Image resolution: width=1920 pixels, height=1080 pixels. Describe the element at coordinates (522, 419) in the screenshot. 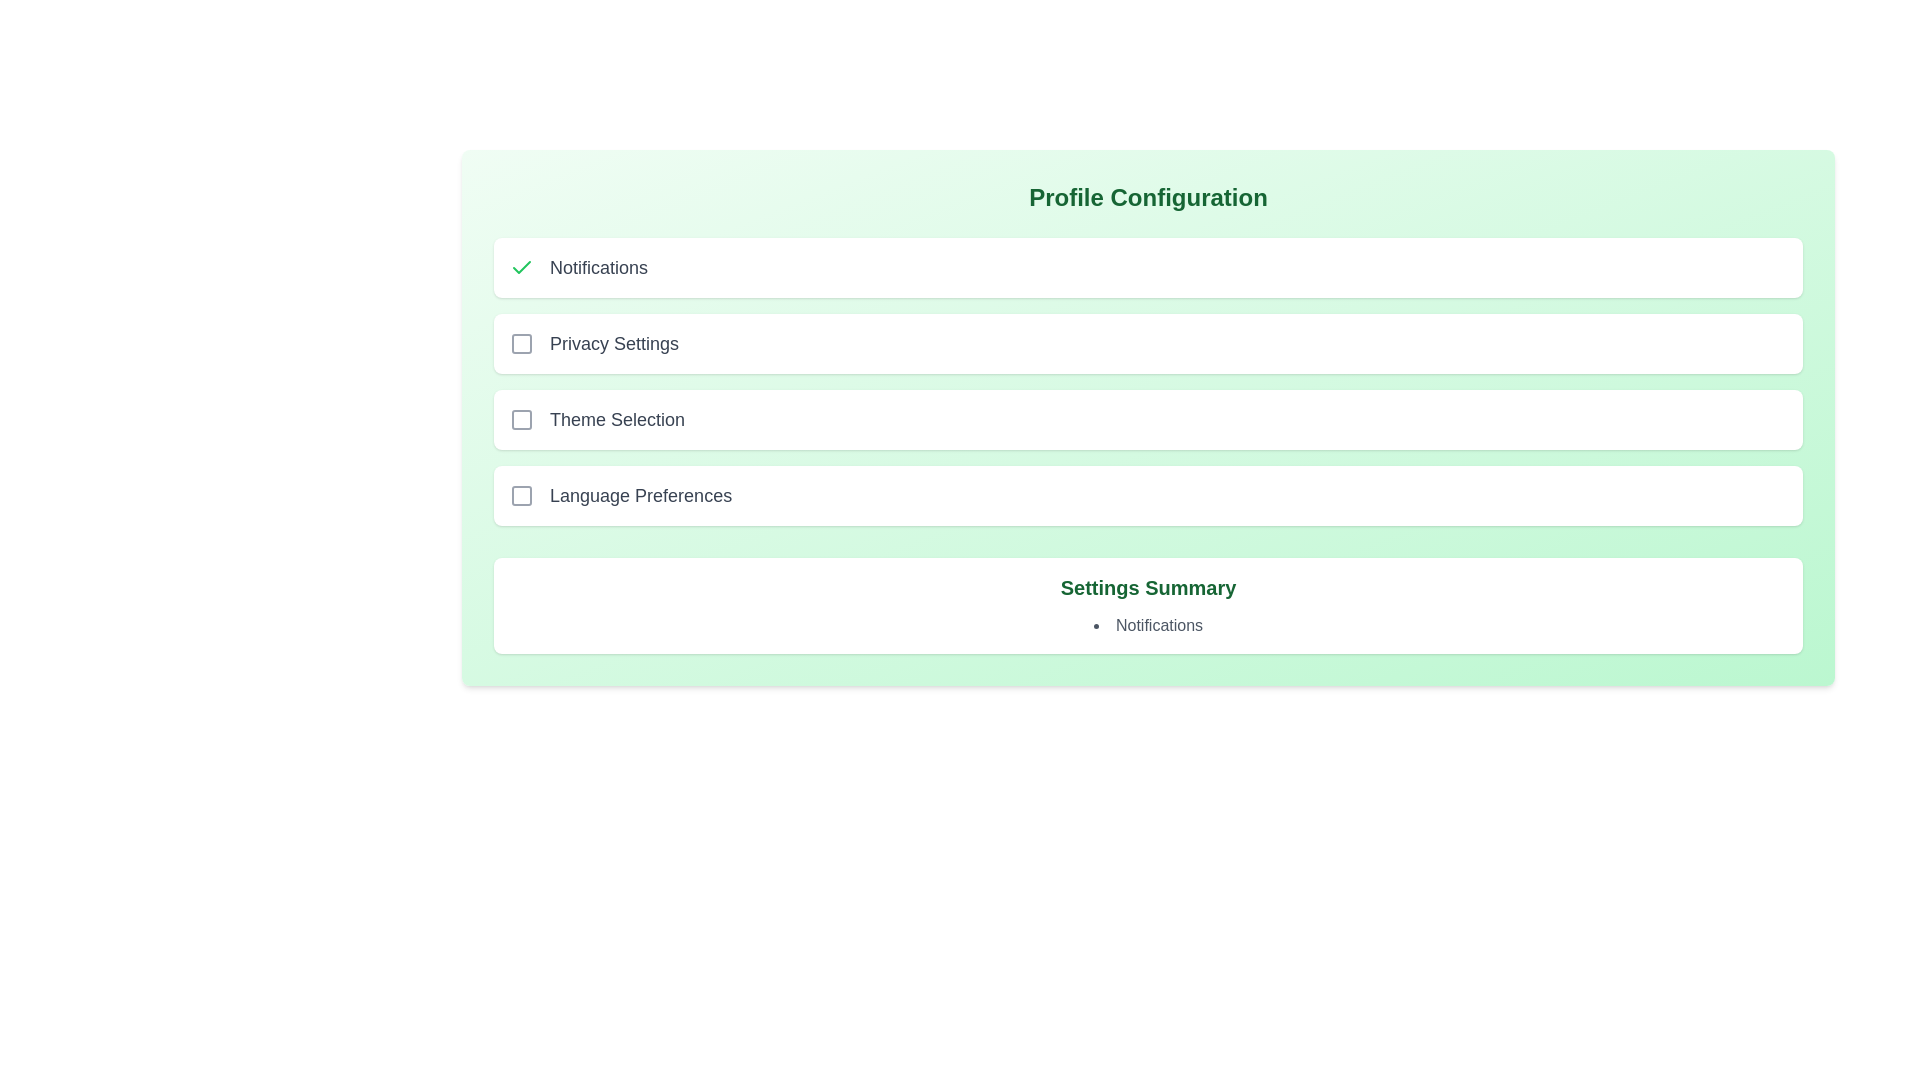

I see `the 'Theme Selection' checkbox` at that location.